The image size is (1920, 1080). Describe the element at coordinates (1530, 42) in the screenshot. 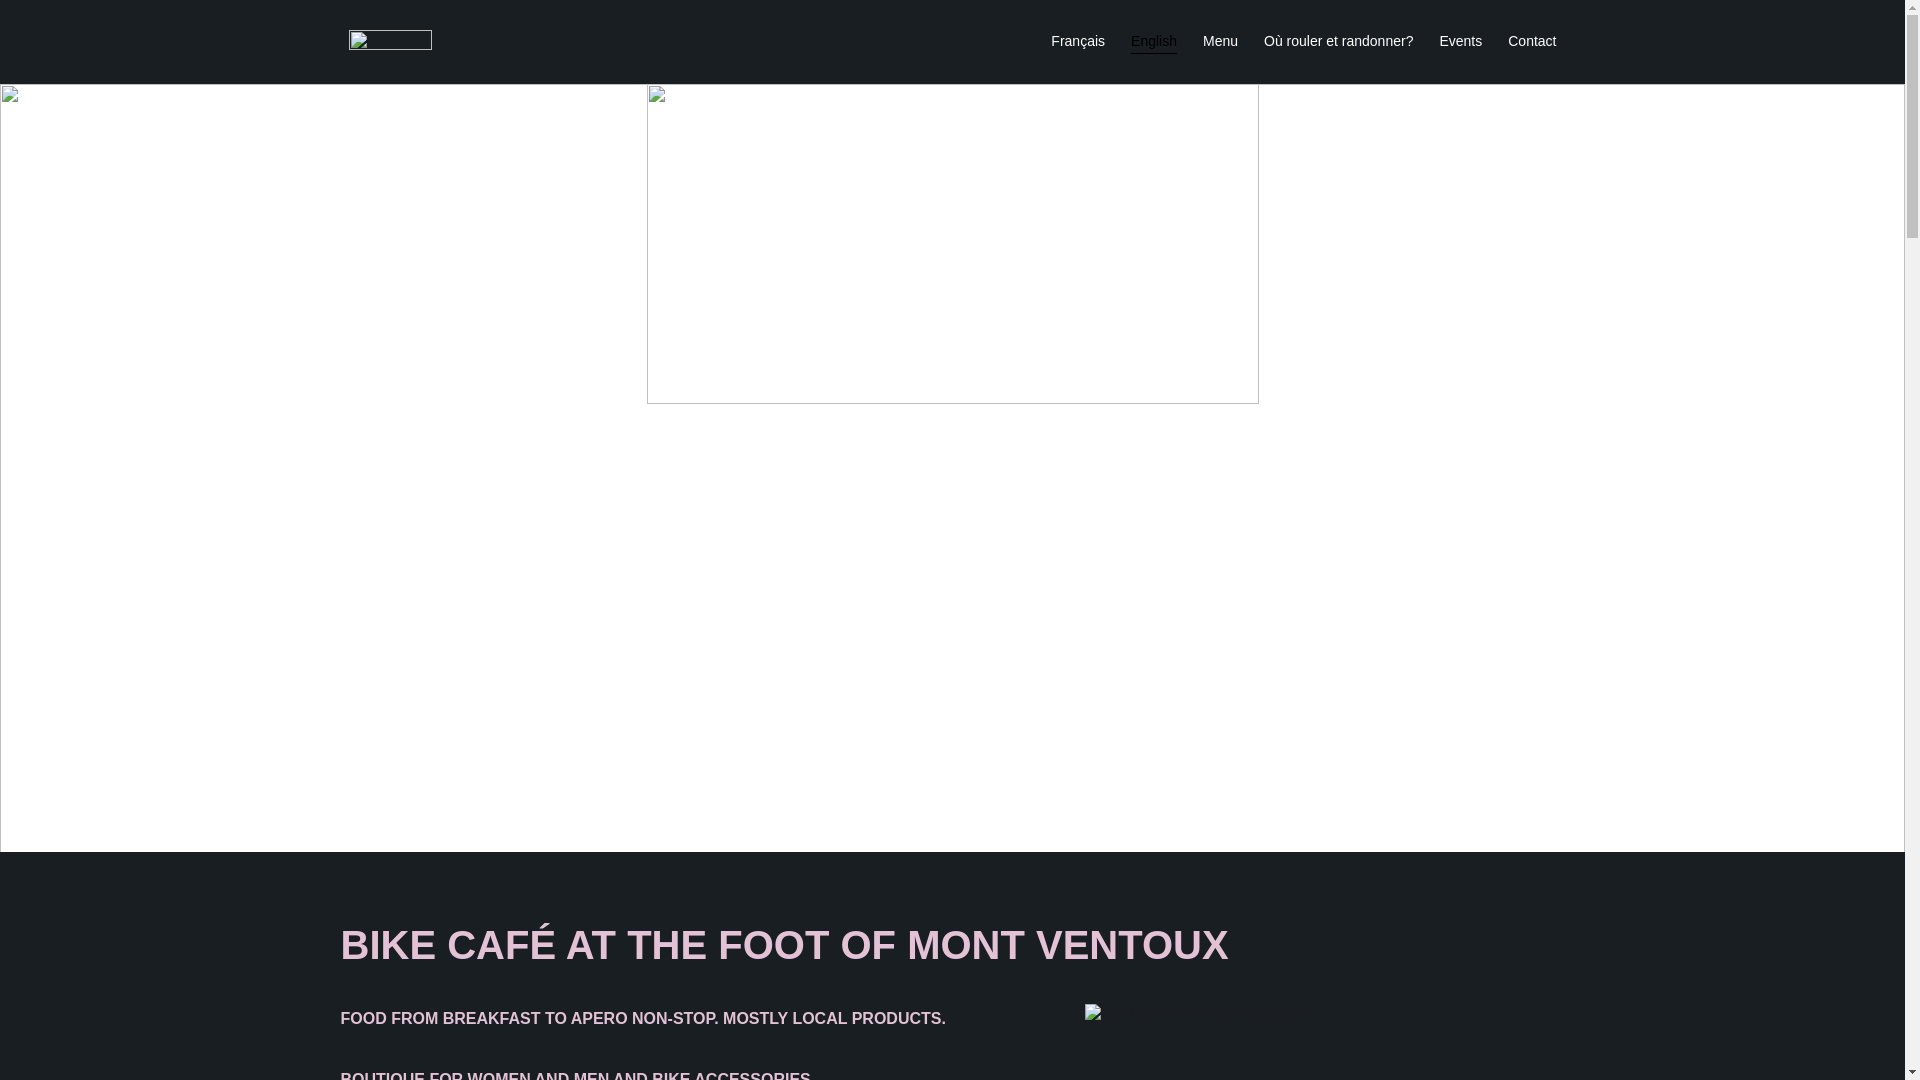

I see `'Contact'` at that location.